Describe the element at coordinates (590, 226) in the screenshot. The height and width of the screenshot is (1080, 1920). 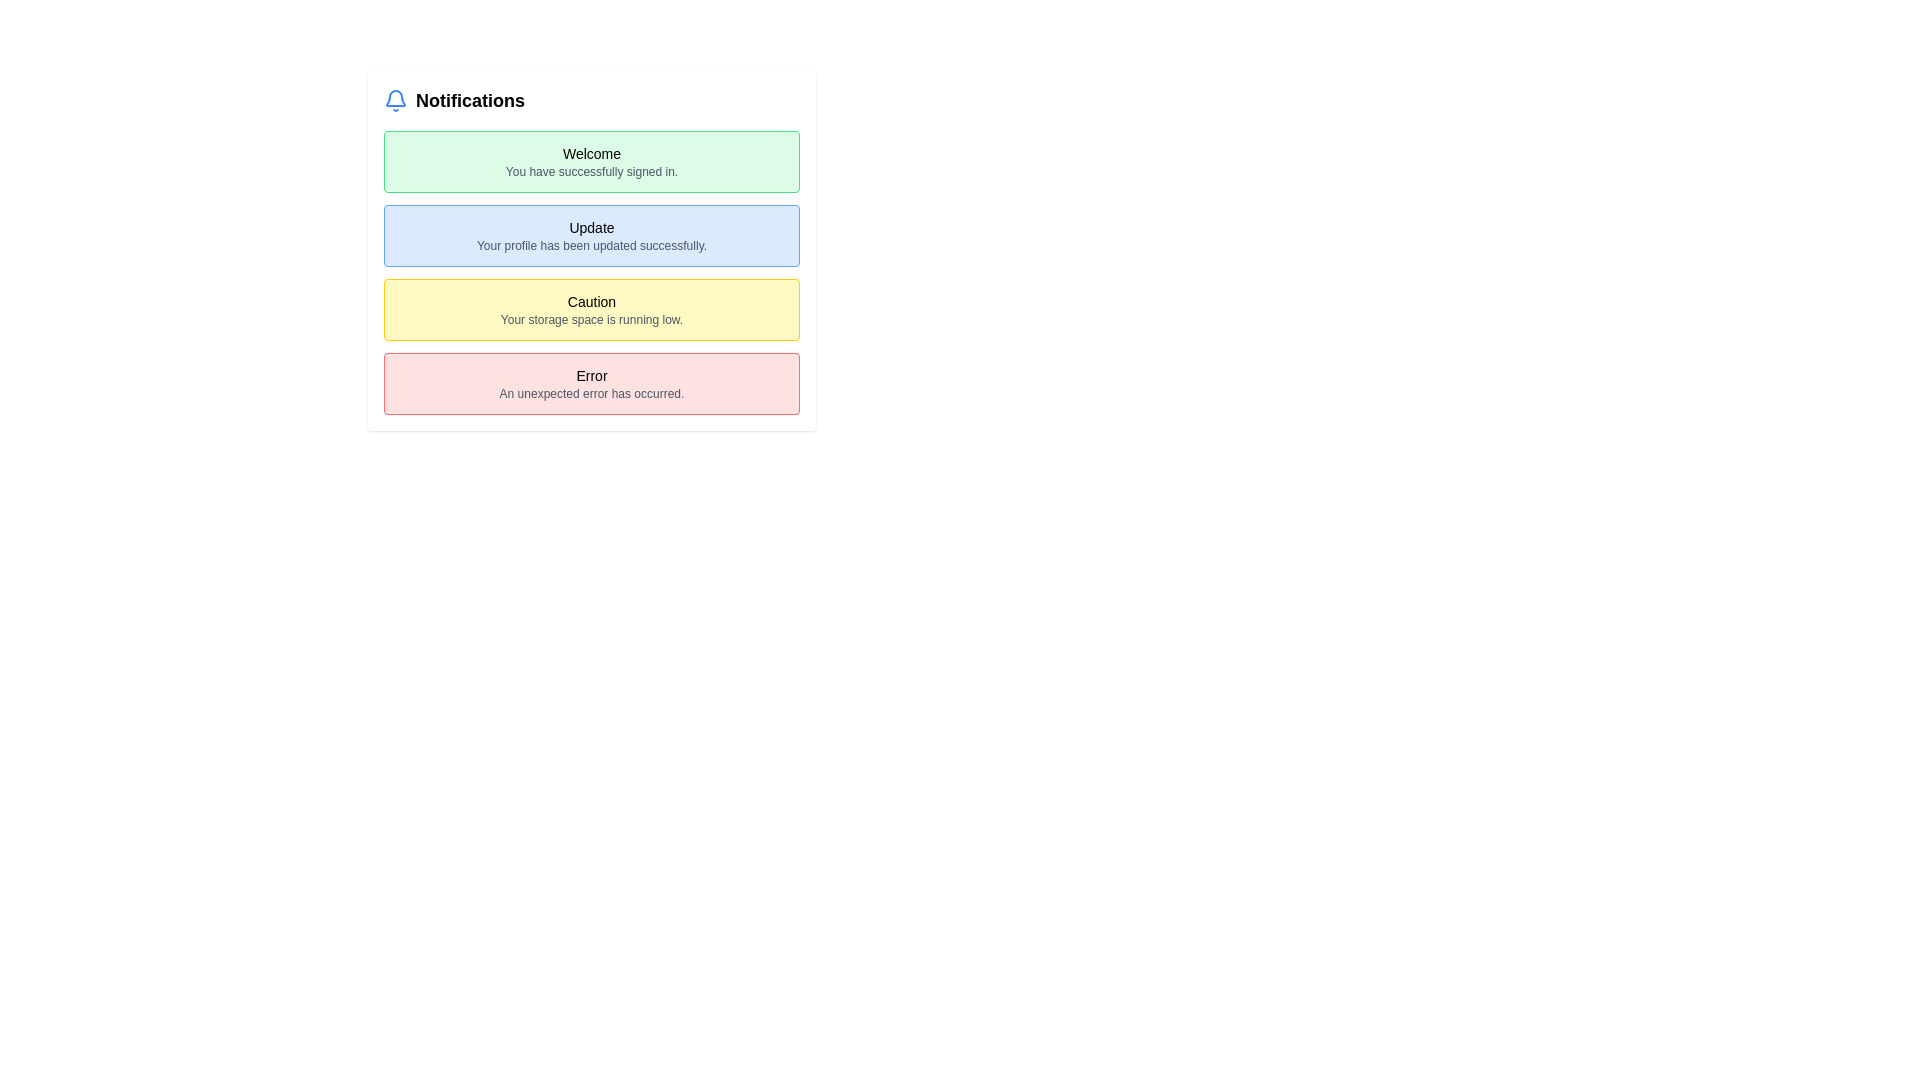
I see `the 'Update' text label that is styled with medium-sized, capitalized font and has a light blue background, positioned at the top of the notifications list` at that location.